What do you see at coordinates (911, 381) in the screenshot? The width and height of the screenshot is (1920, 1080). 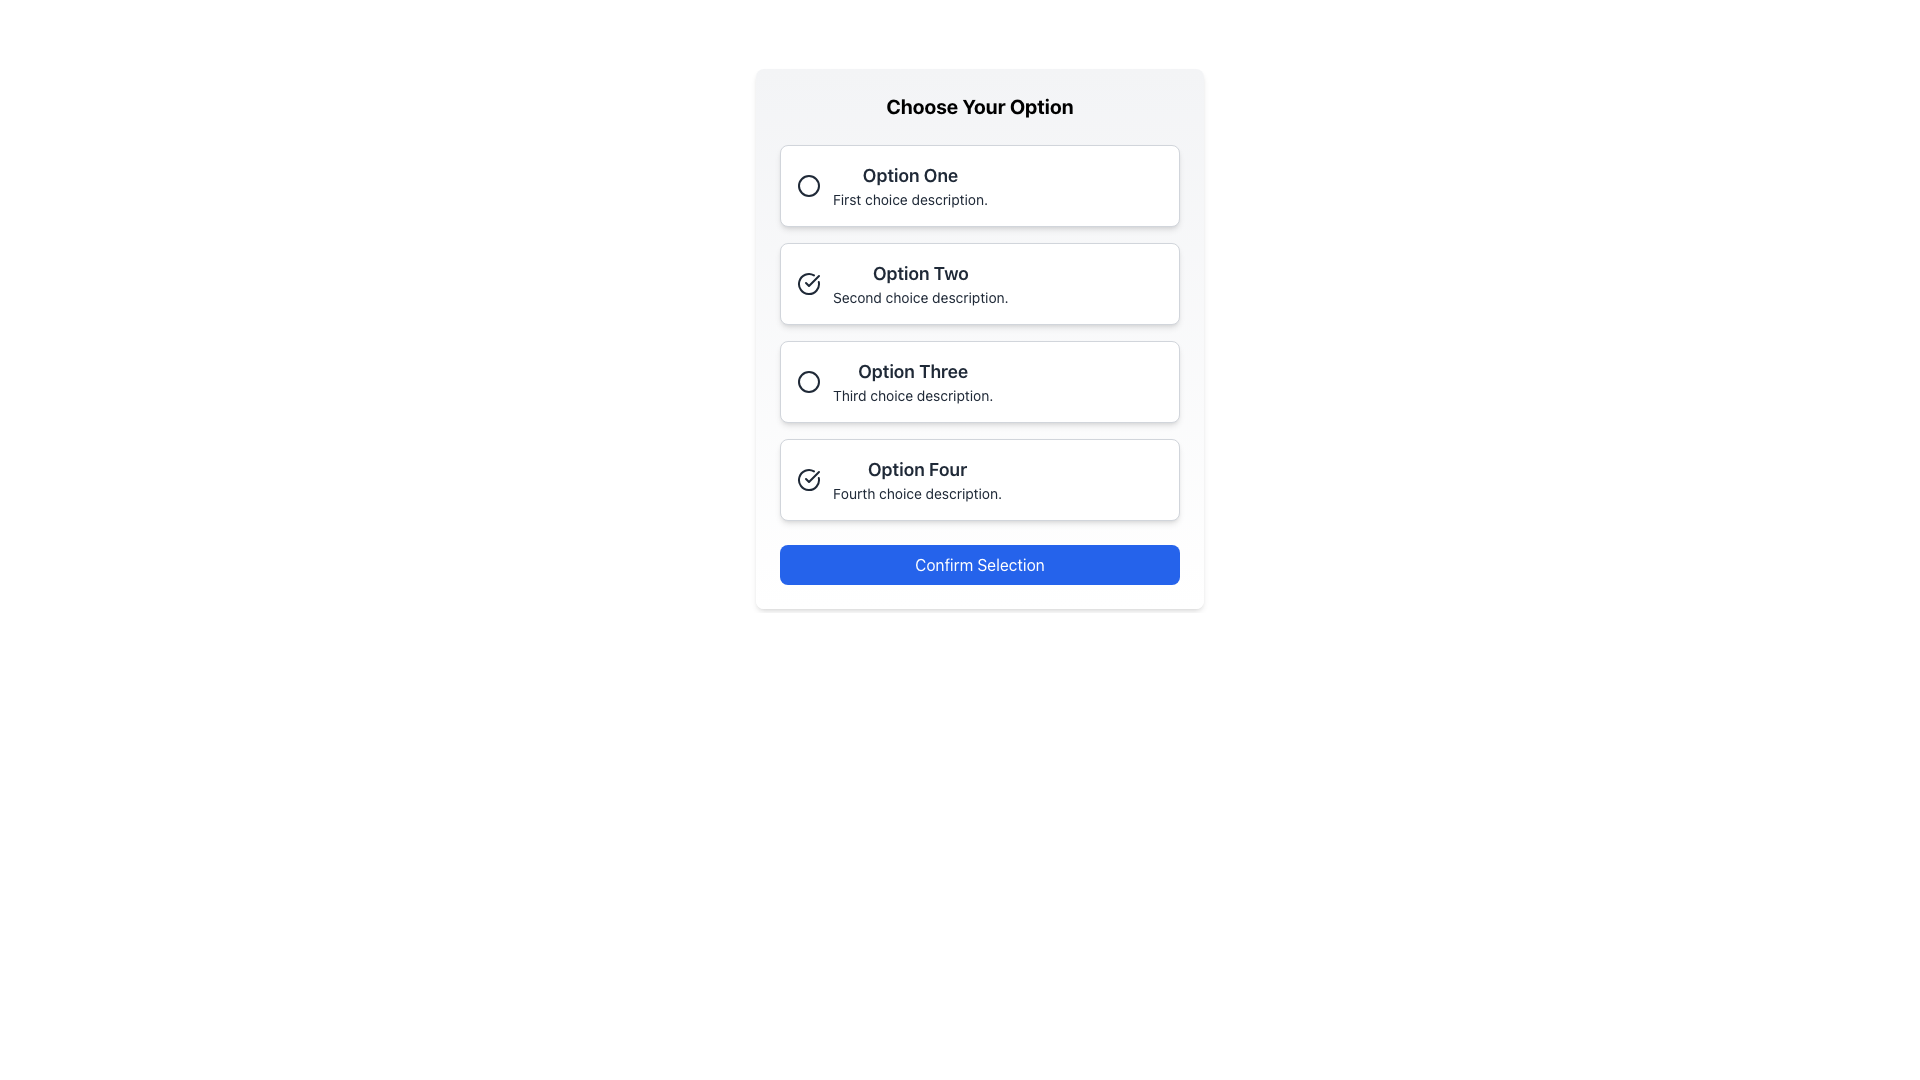 I see `the 'Option Three' element, which includes the title 'Option Three' and the description 'Third choice description', located in the third position of the selectable options under 'Choose Your Option'` at bounding box center [911, 381].